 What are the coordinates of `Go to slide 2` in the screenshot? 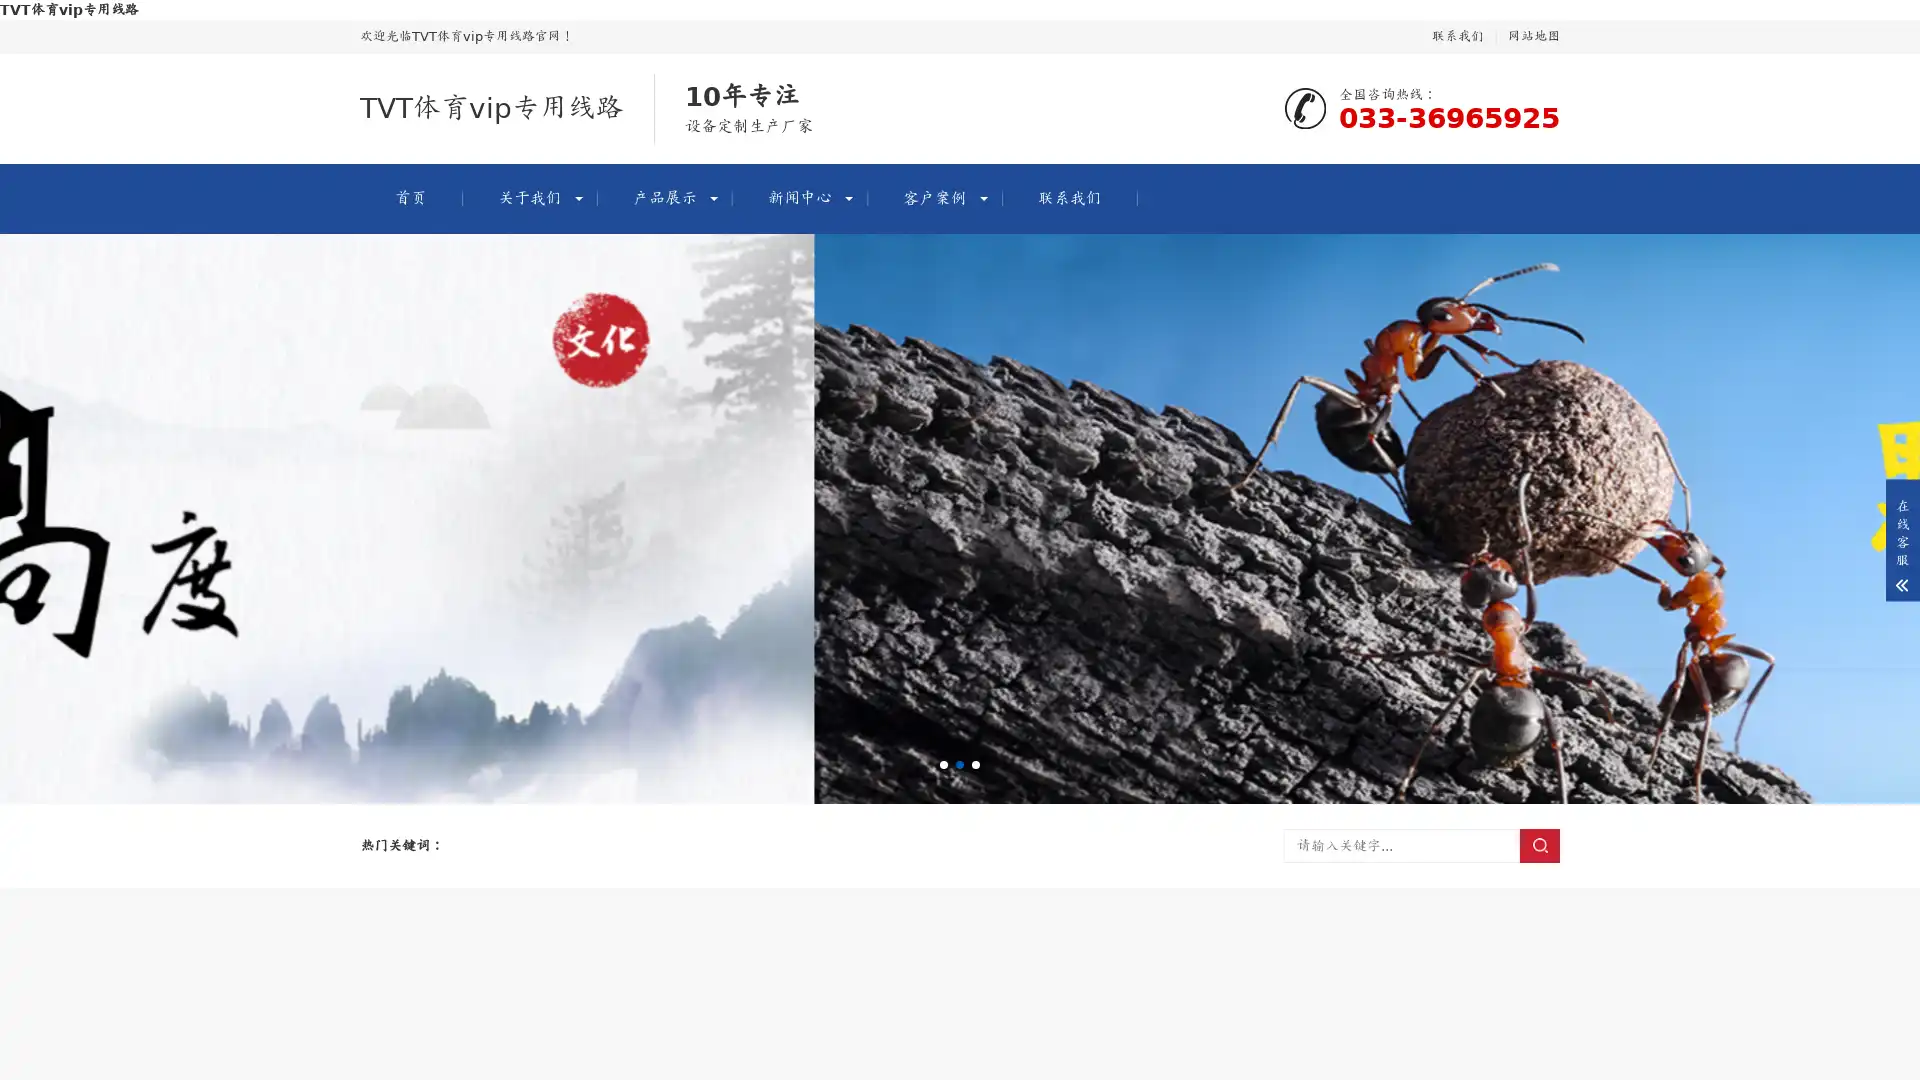 It's located at (960, 764).